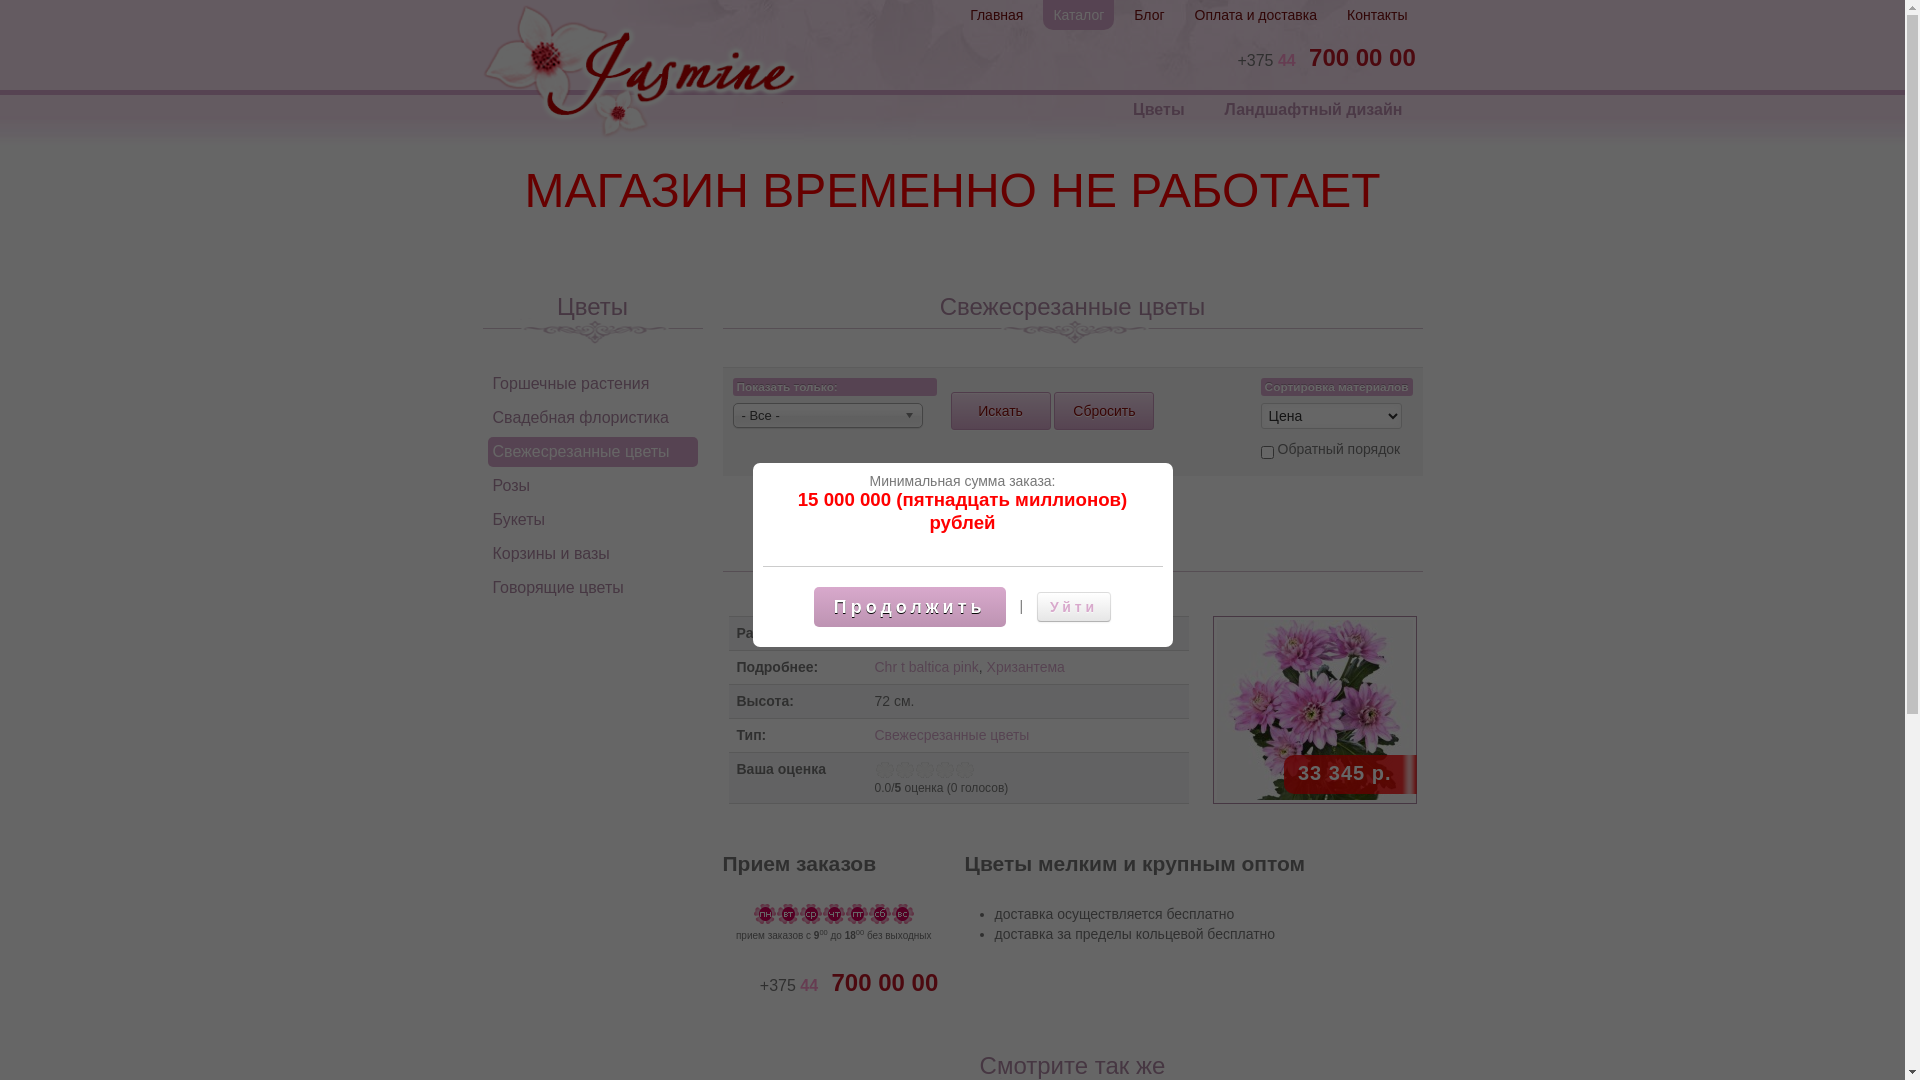  Describe the element at coordinates (1314, 708) in the screenshot. I see `'BALTICA PINK'` at that location.